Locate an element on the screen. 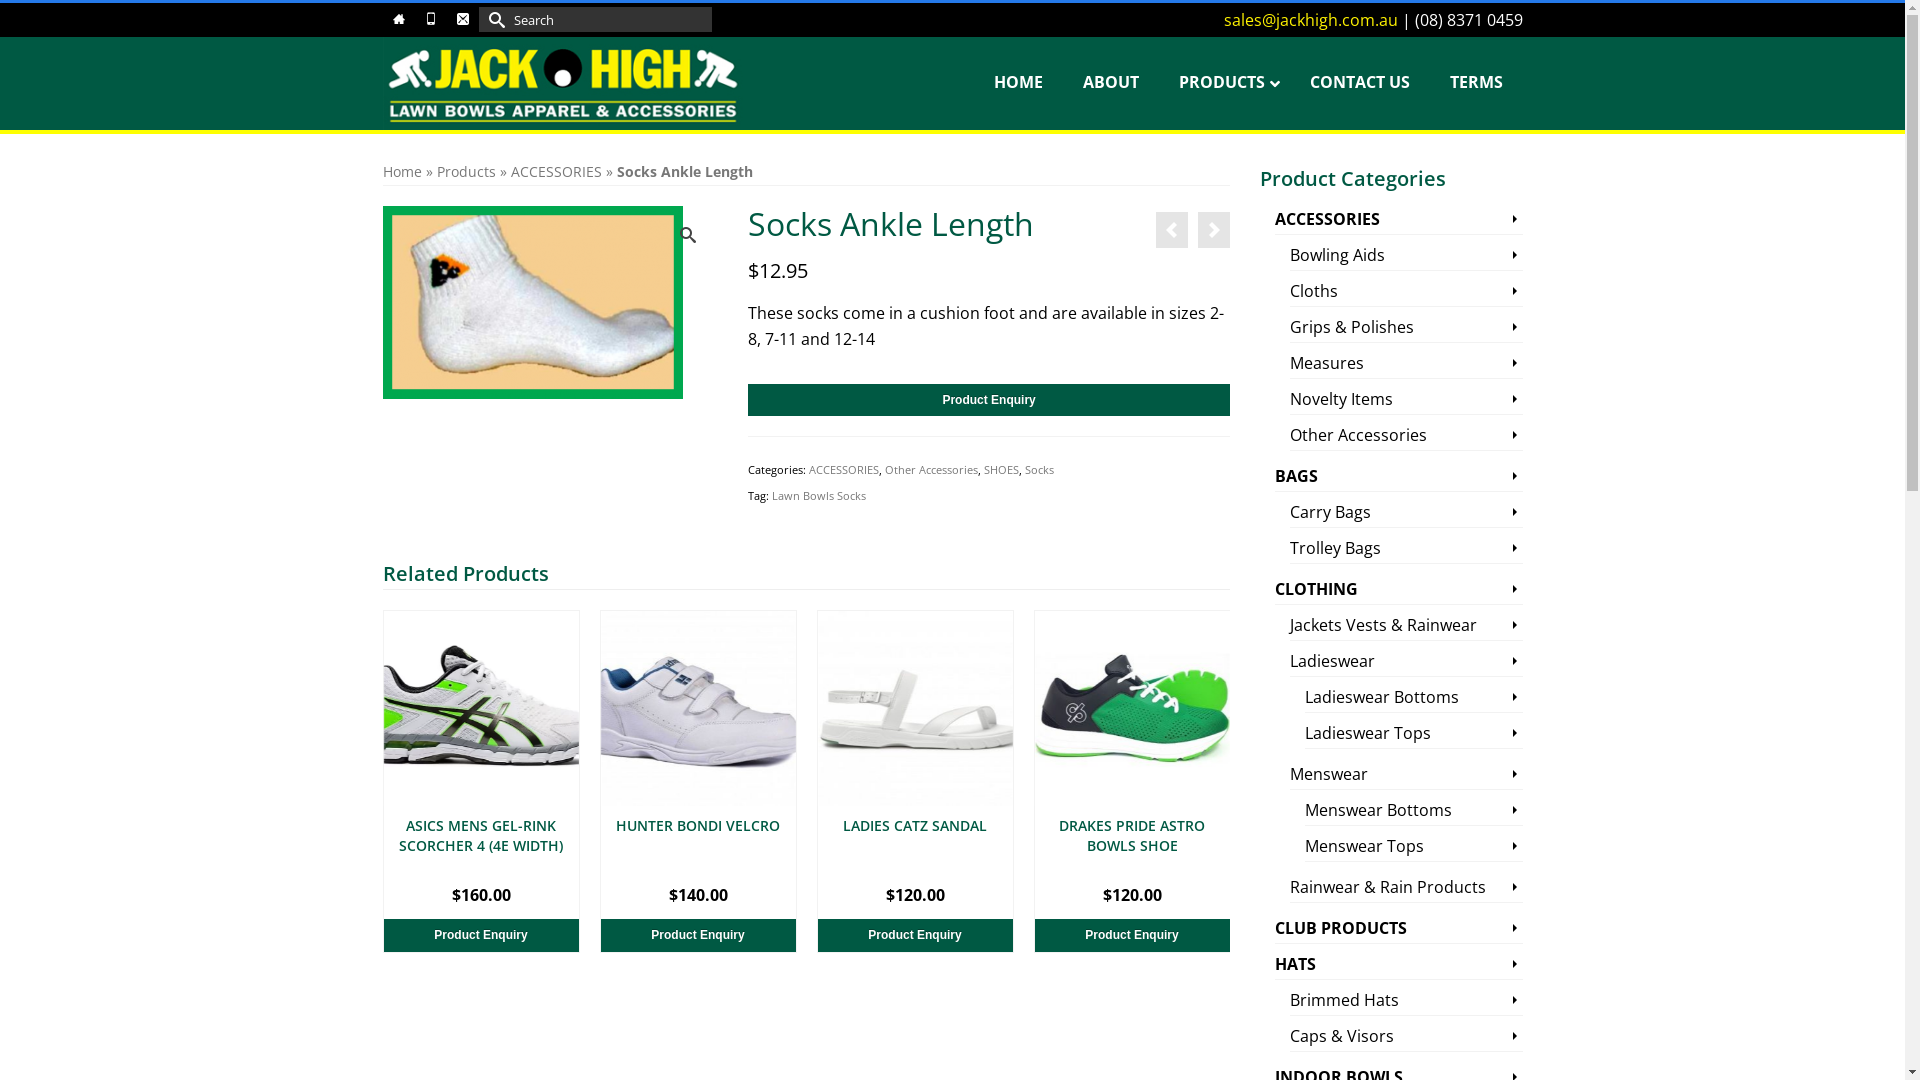  'SHOES' is located at coordinates (1001, 469).